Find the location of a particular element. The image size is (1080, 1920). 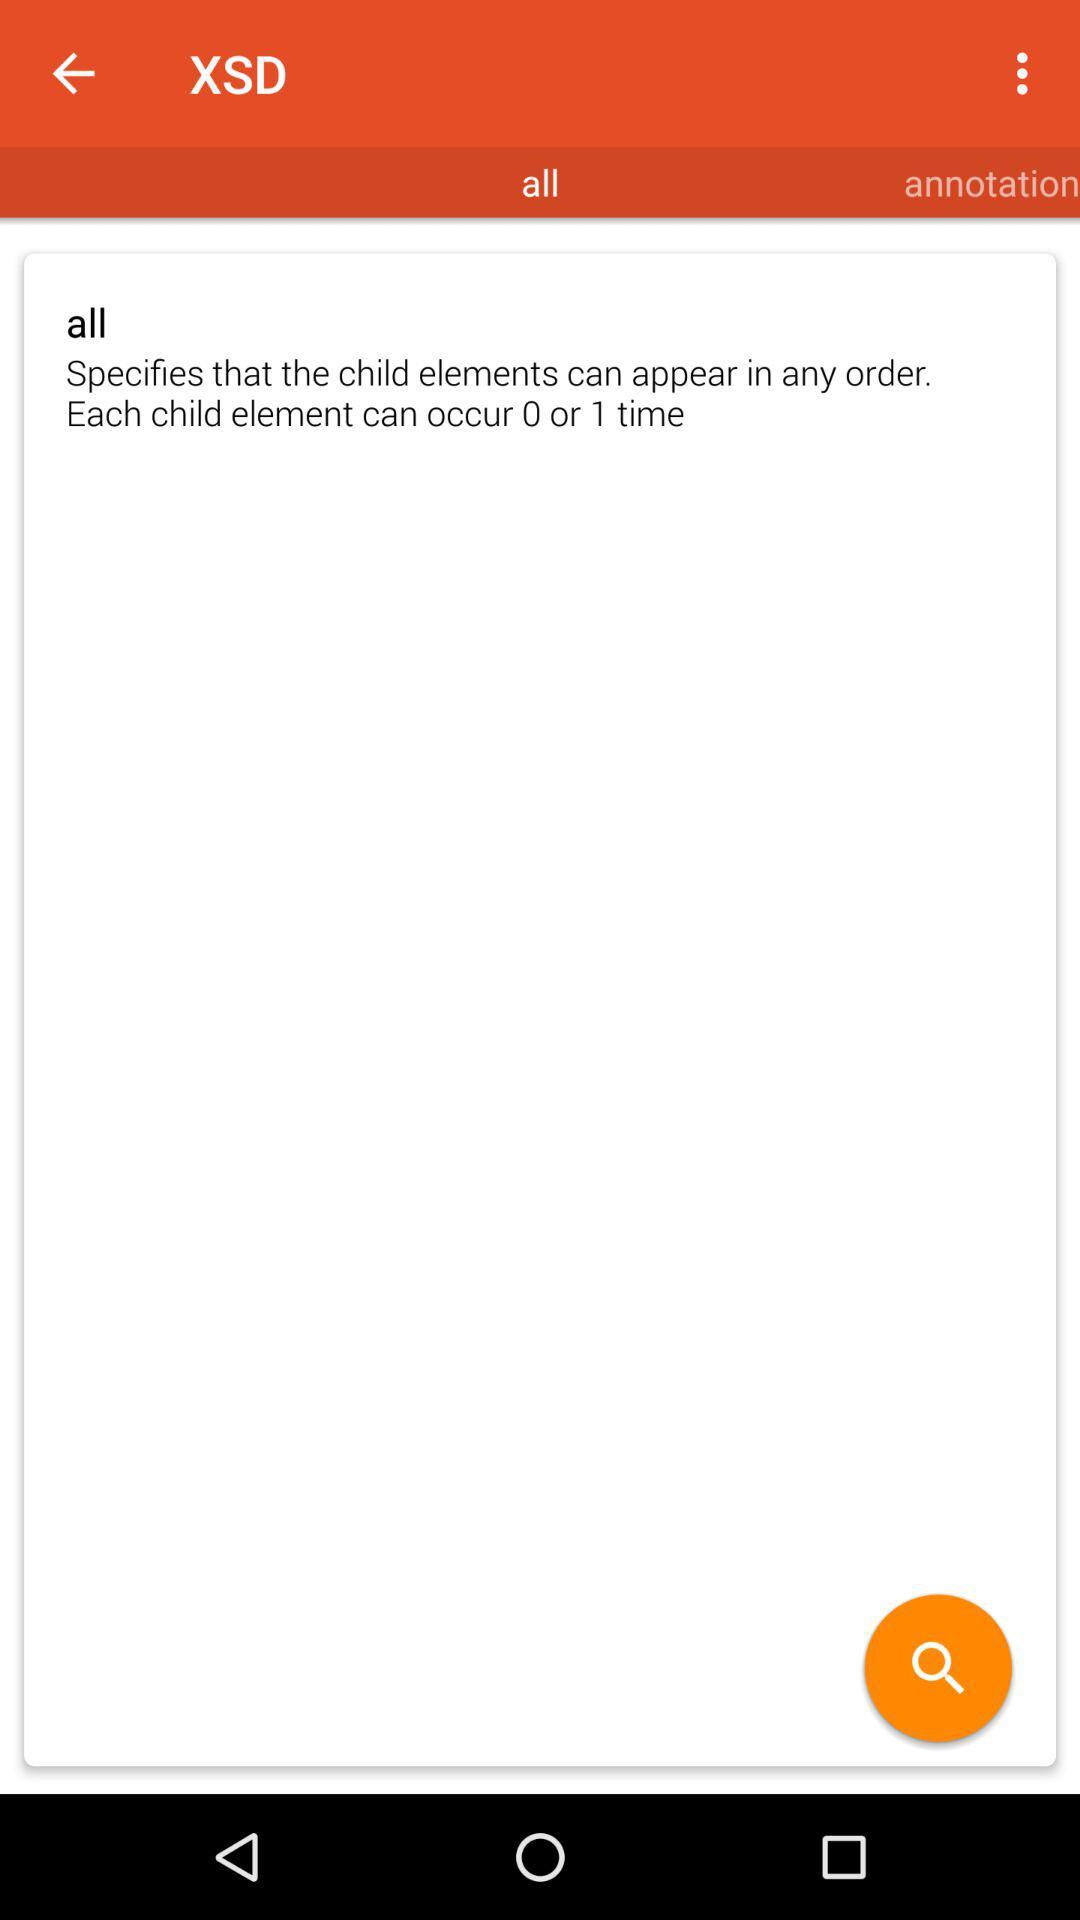

icon next to the xsd icon is located at coordinates (72, 73).